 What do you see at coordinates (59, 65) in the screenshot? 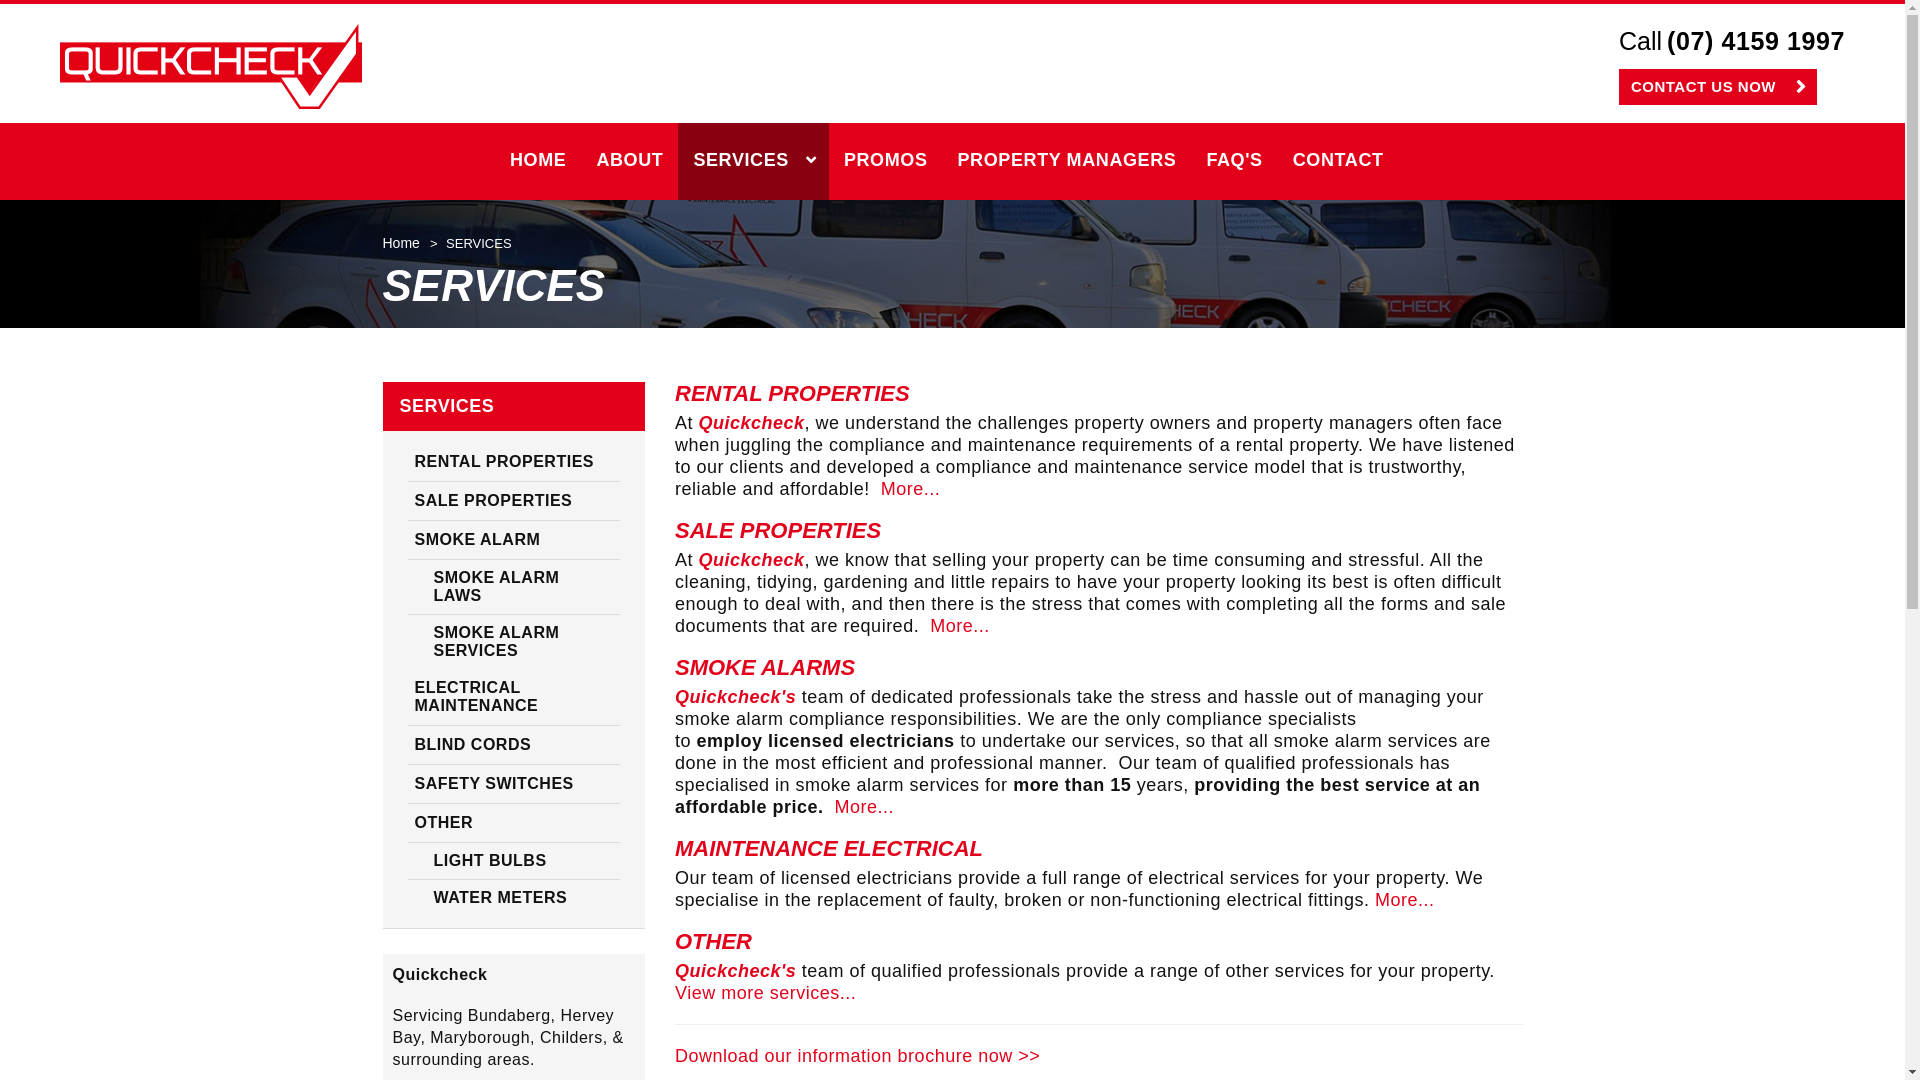
I see `'Quickcheck'` at bounding box center [59, 65].